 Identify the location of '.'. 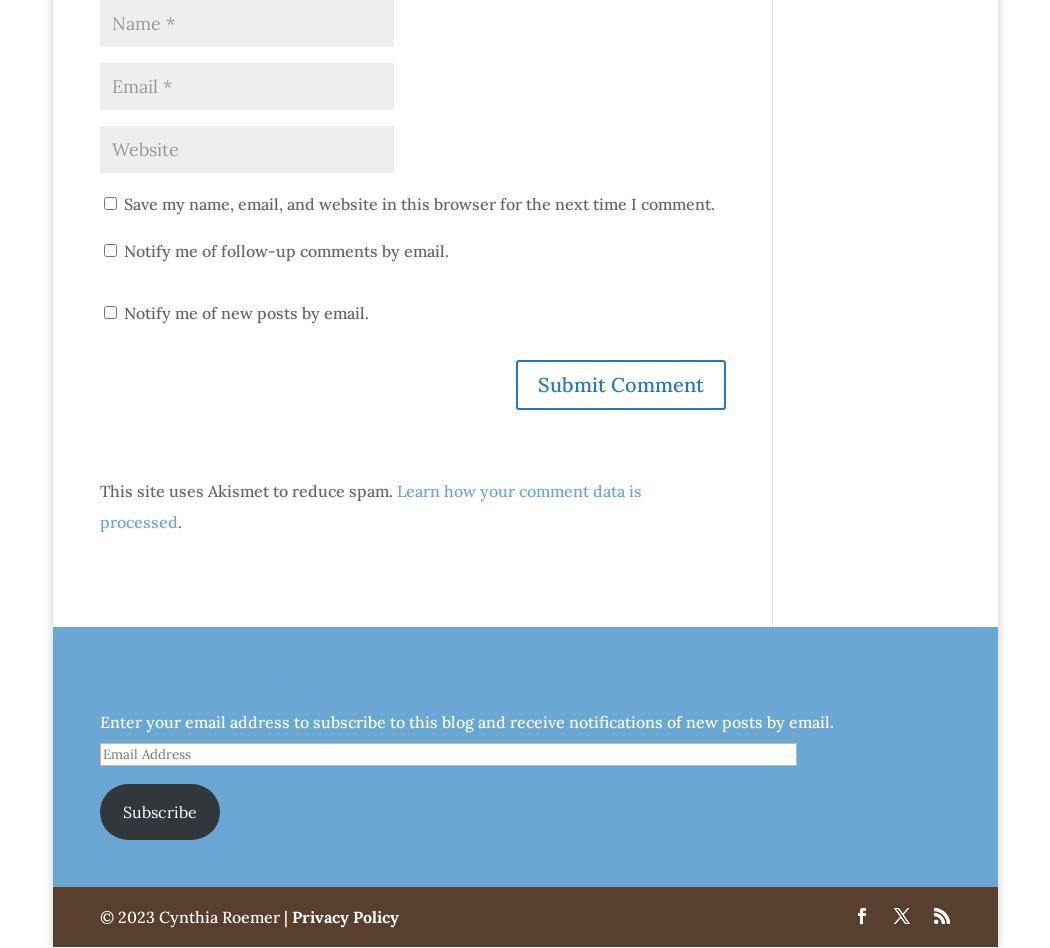
(179, 521).